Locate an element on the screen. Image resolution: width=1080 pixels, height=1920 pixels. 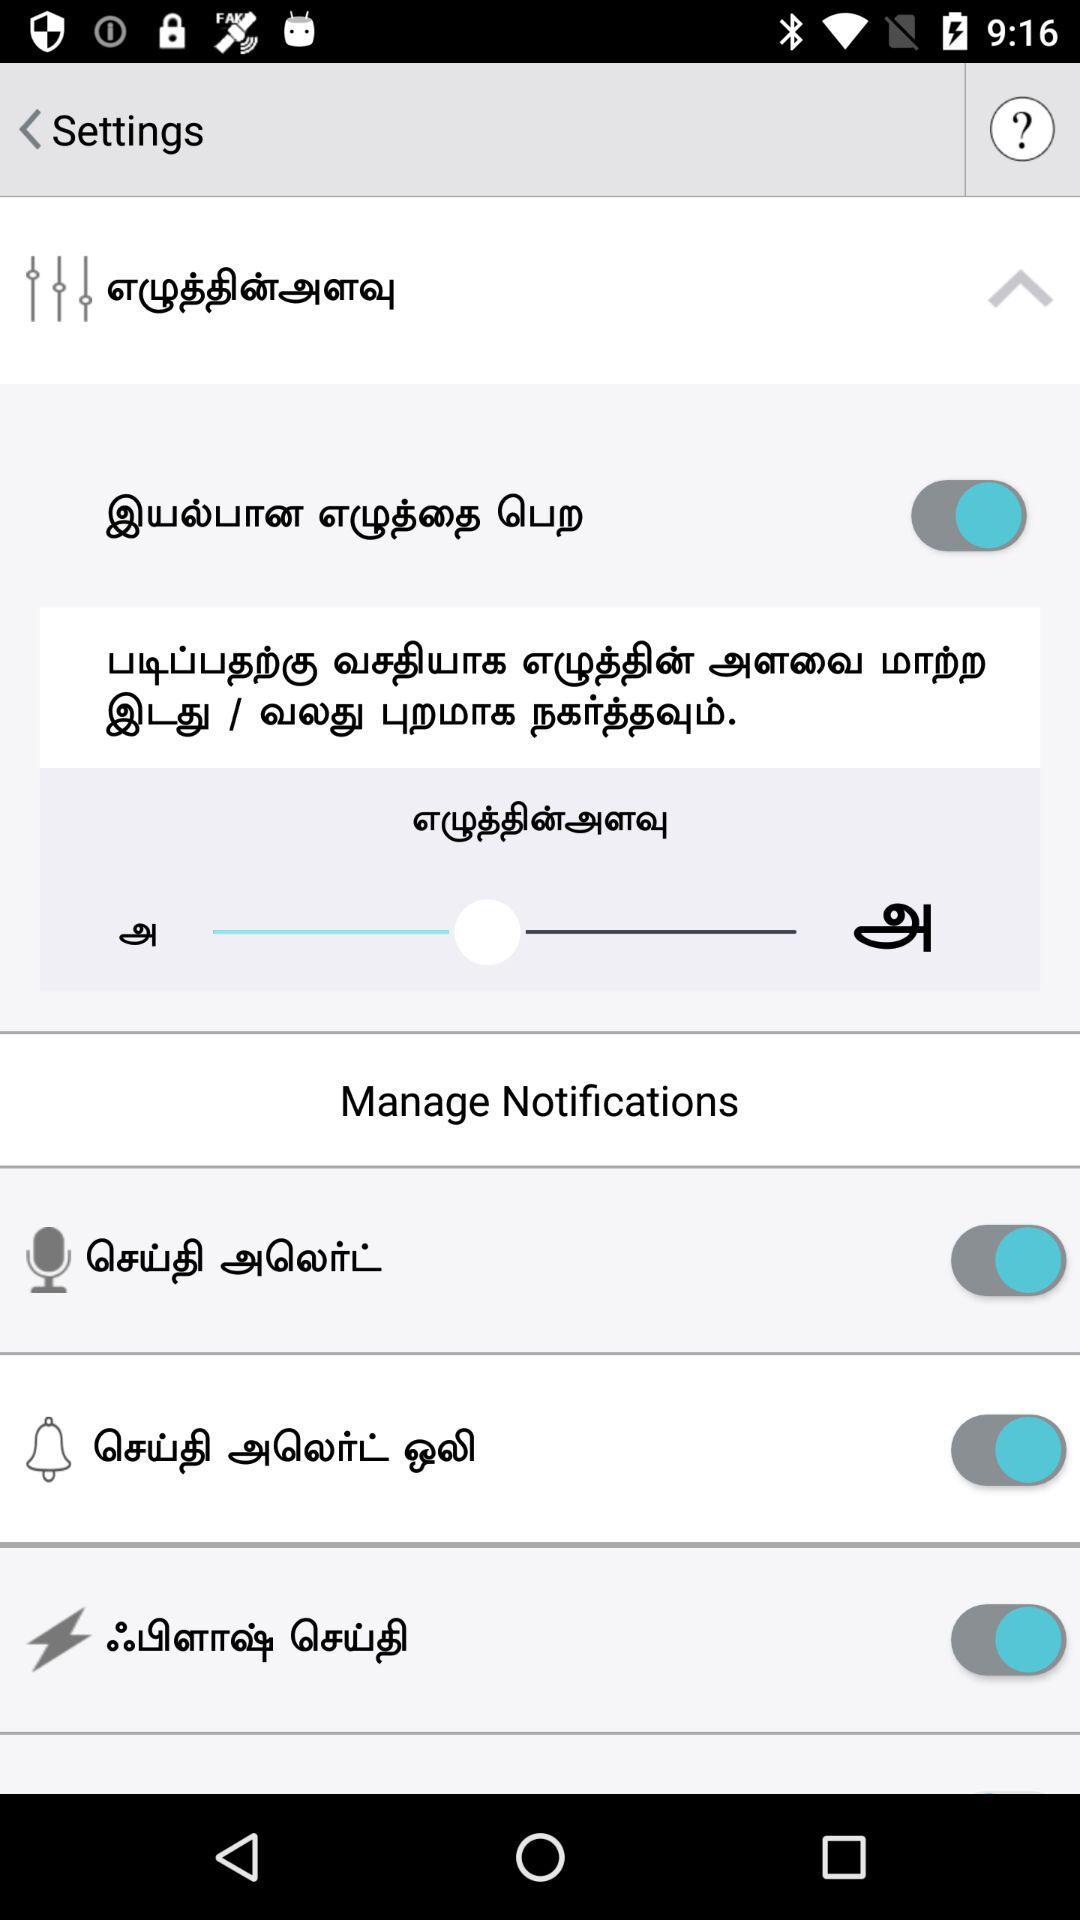
the icon to the right of the night mode icon is located at coordinates (1008, 1787).